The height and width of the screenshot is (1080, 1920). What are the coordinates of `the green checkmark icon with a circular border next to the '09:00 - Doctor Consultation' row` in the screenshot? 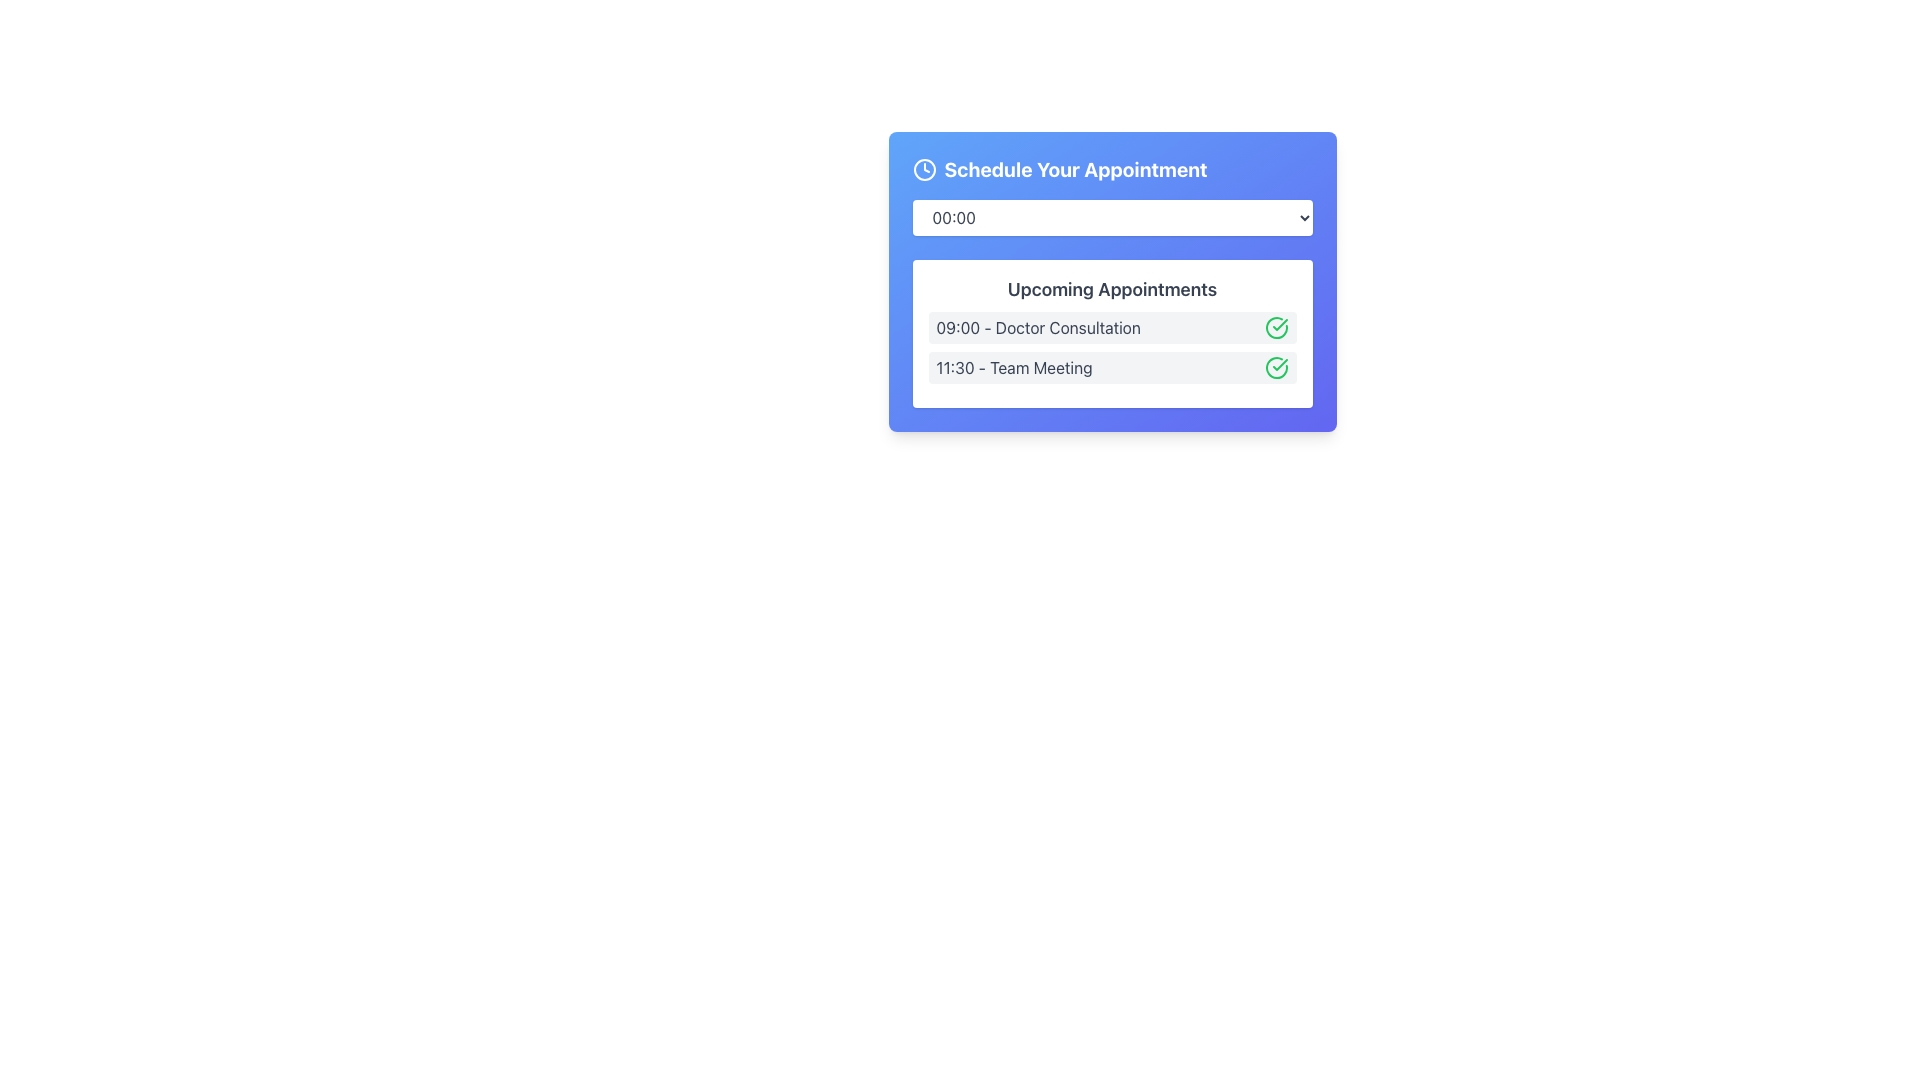 It's located at (1275, 326).